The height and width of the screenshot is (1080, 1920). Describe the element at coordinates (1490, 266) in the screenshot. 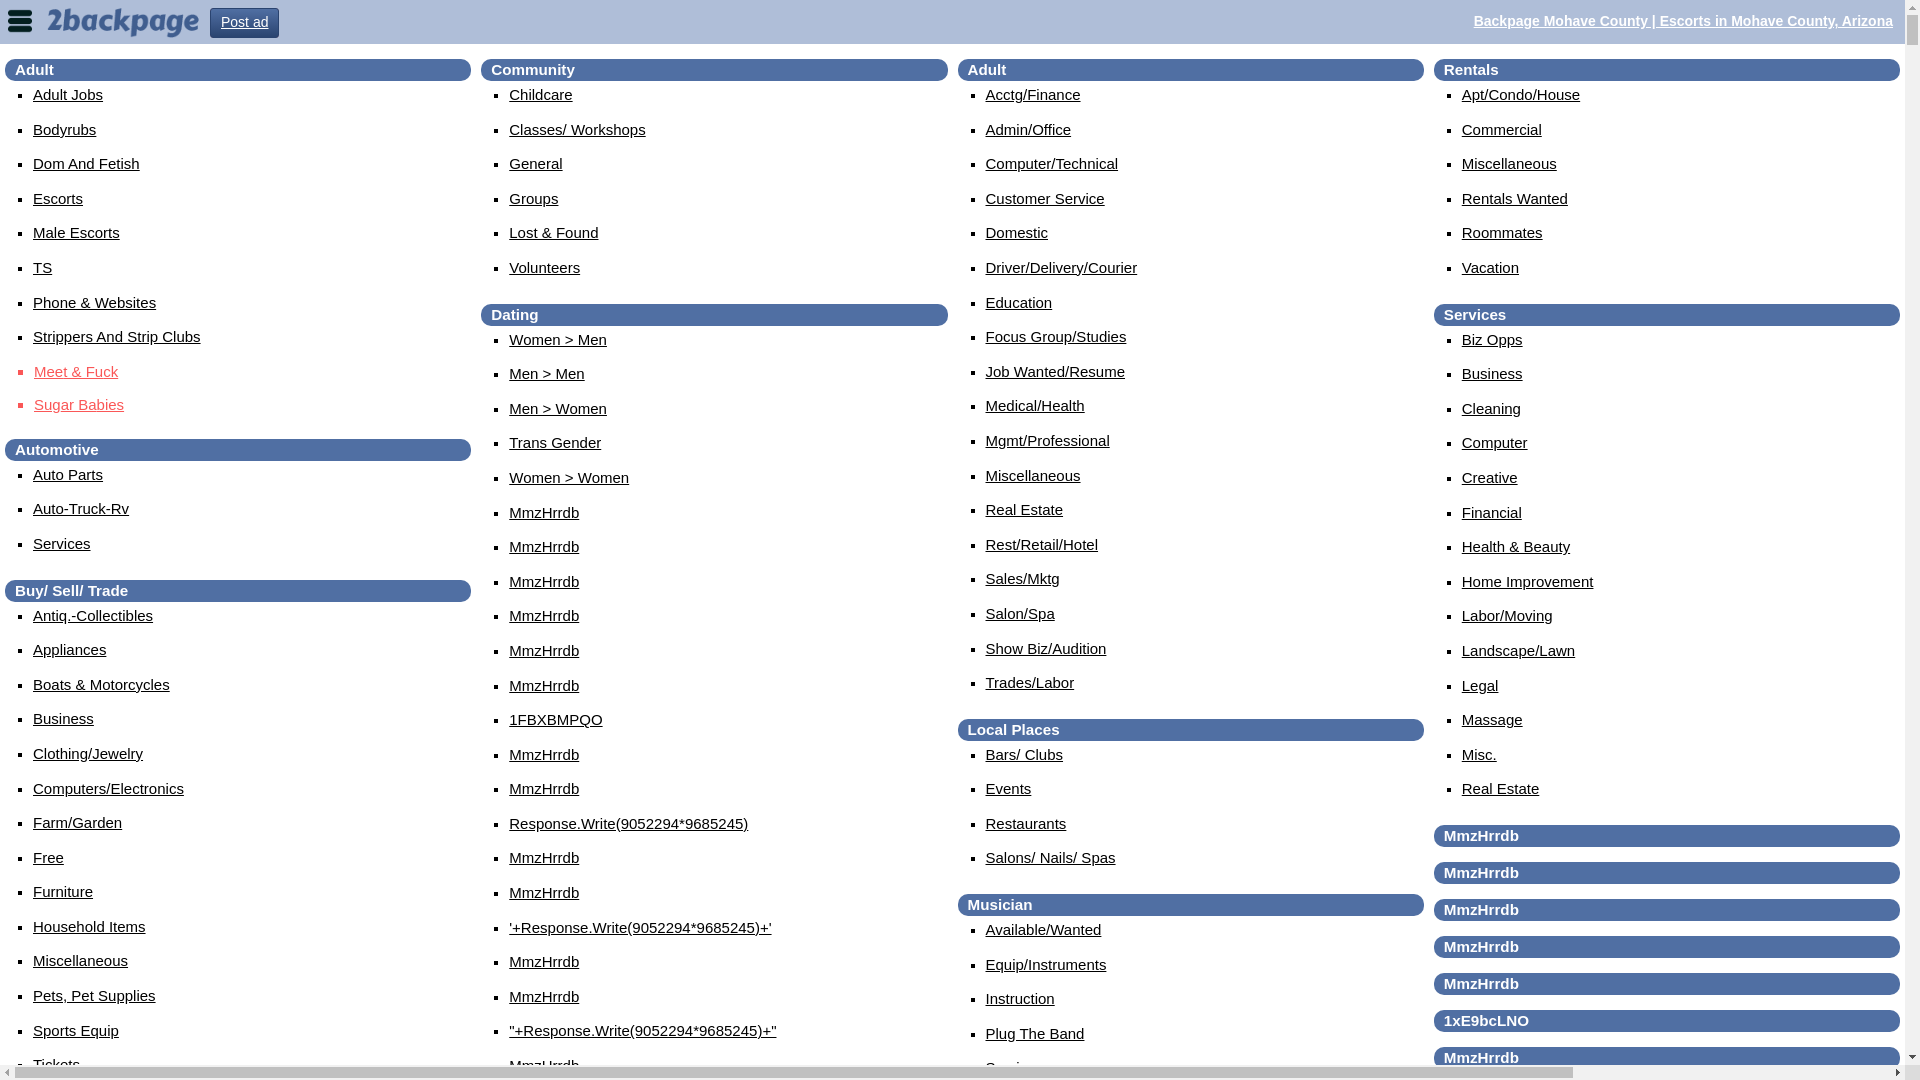

I see `'Vacation'` at that location.